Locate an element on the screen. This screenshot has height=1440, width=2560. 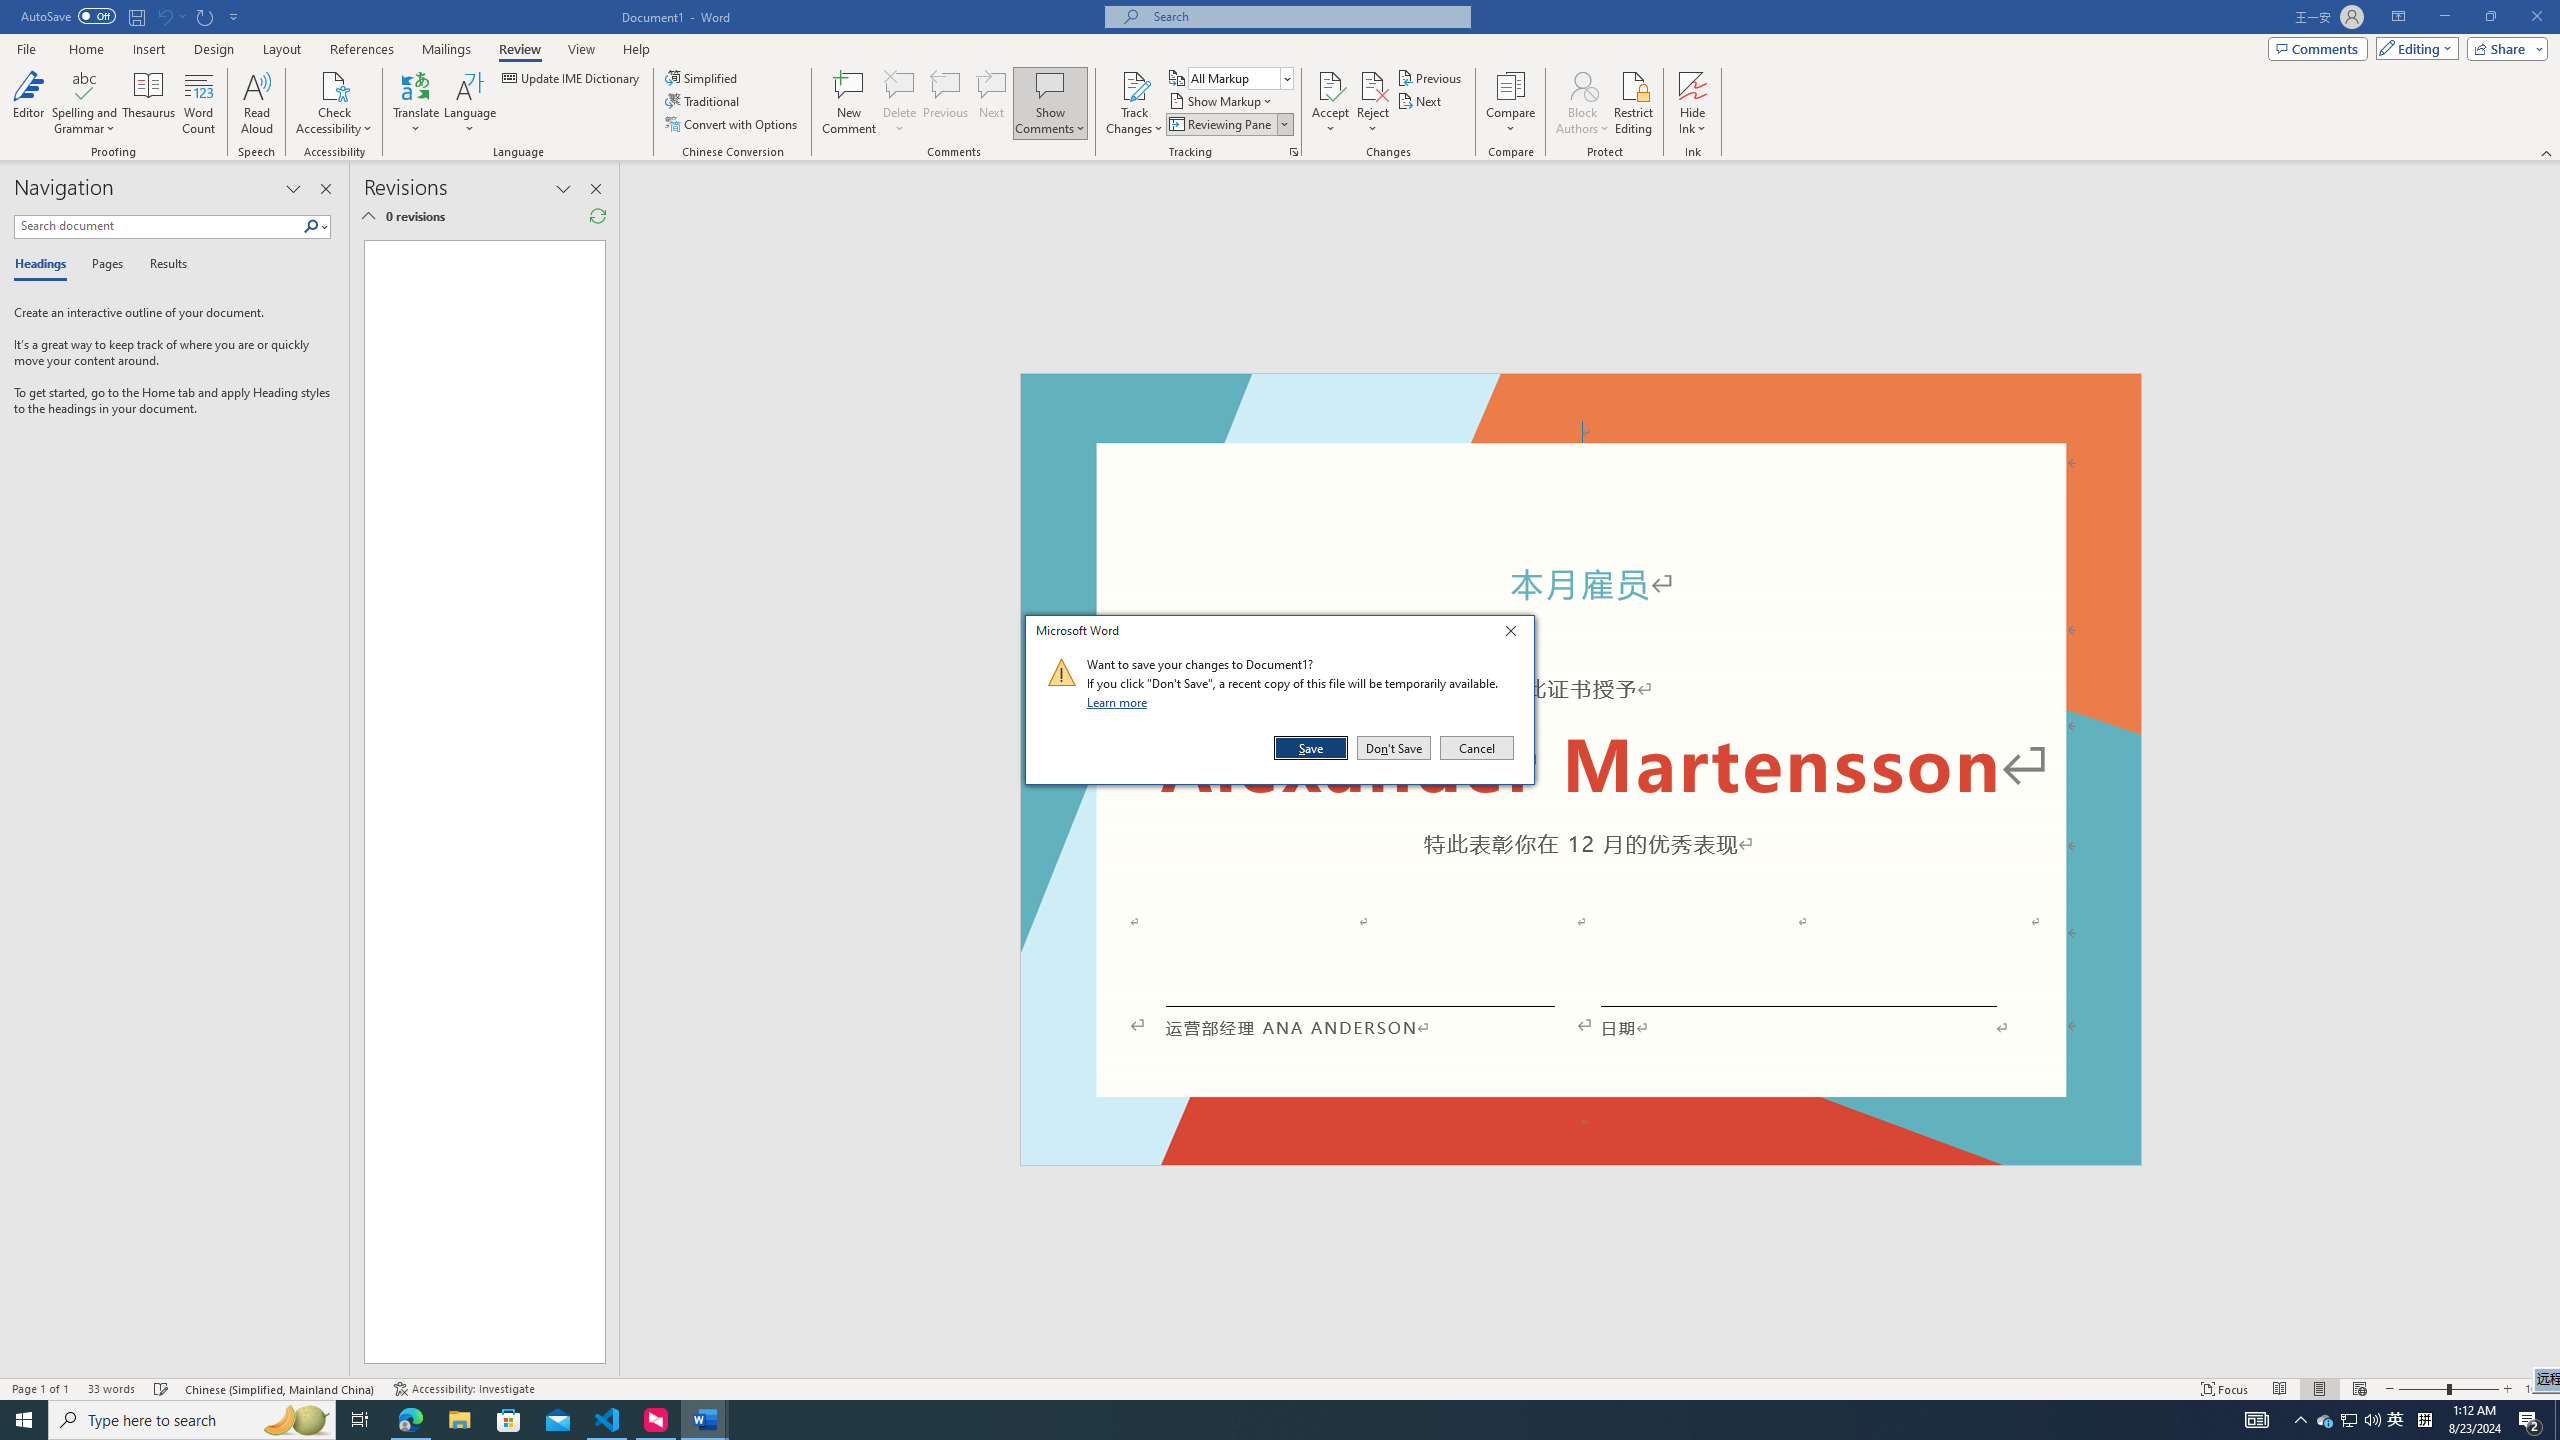
'Compare' is located at coordinates (1511, 103).